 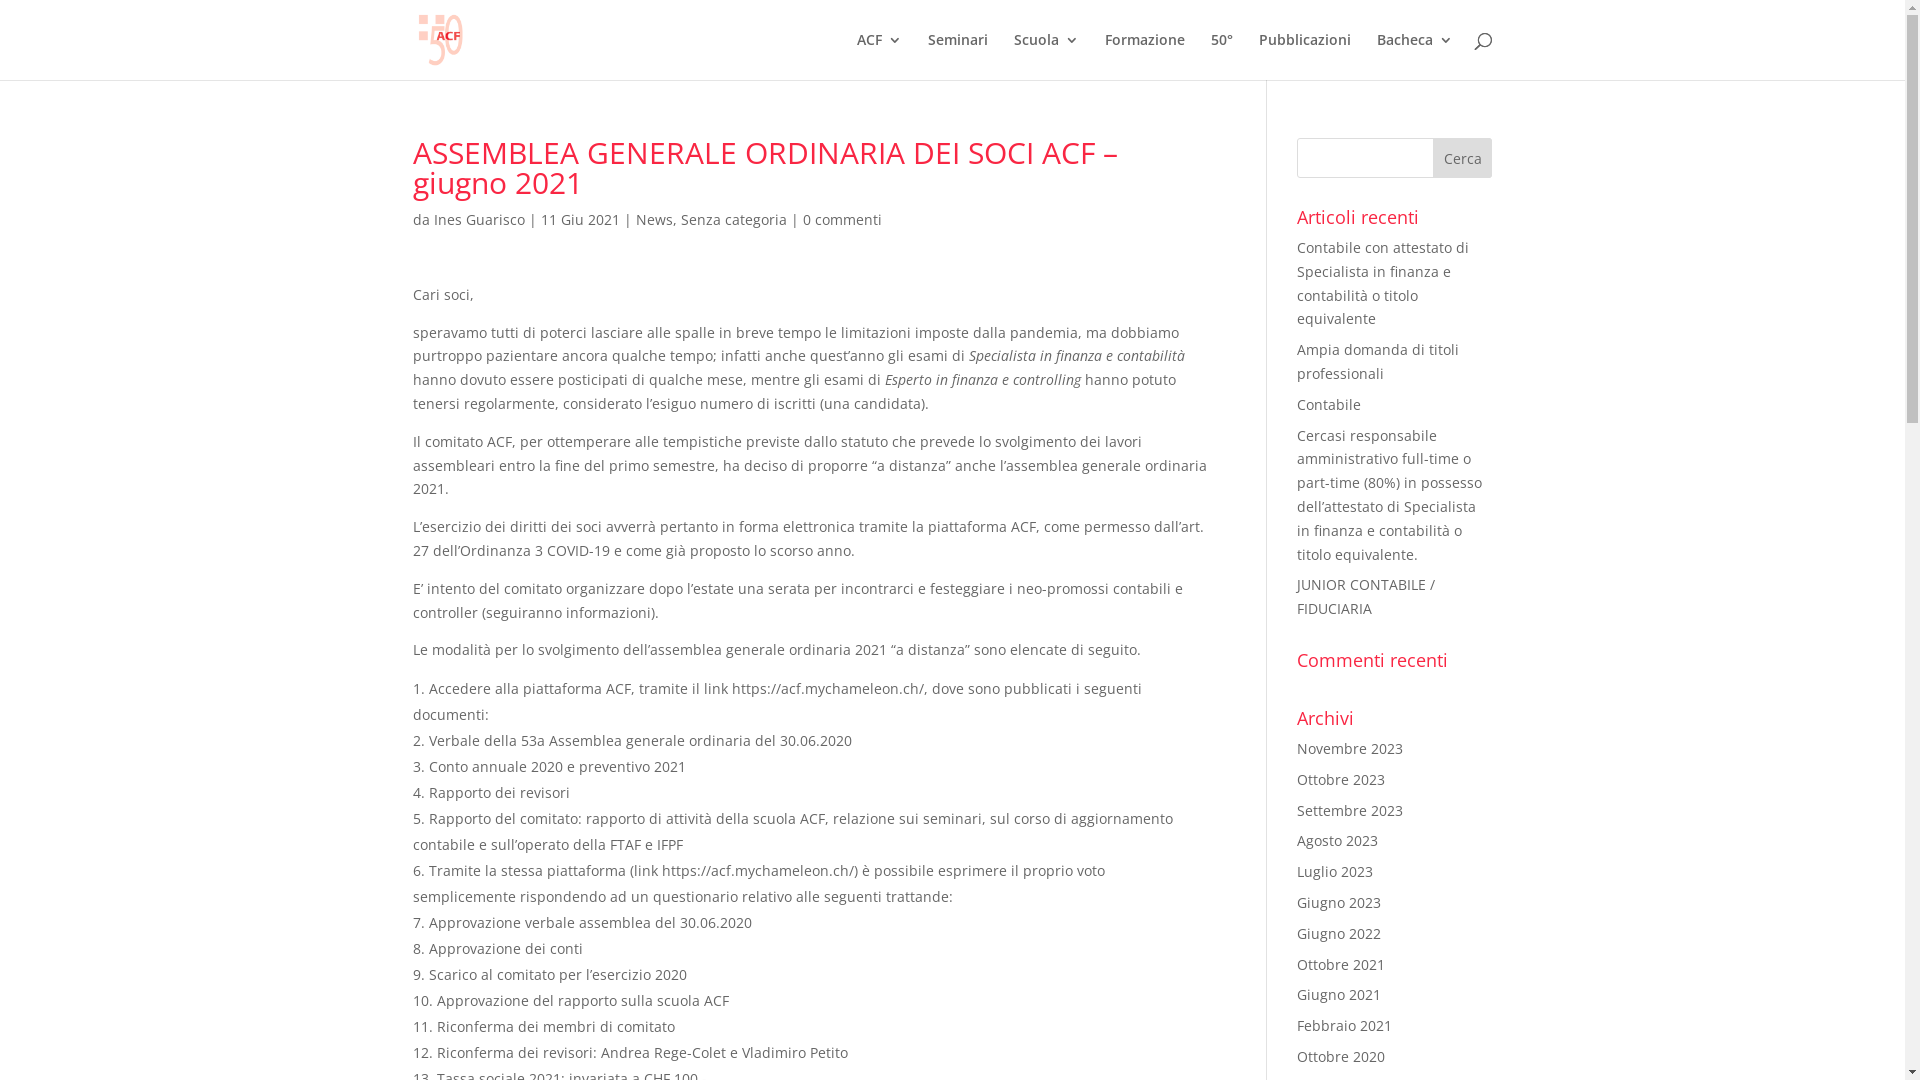 What do you see at coordinates (878, 55) in the screenshot?
I see `'ACF'` at bounding box center [878, 55].